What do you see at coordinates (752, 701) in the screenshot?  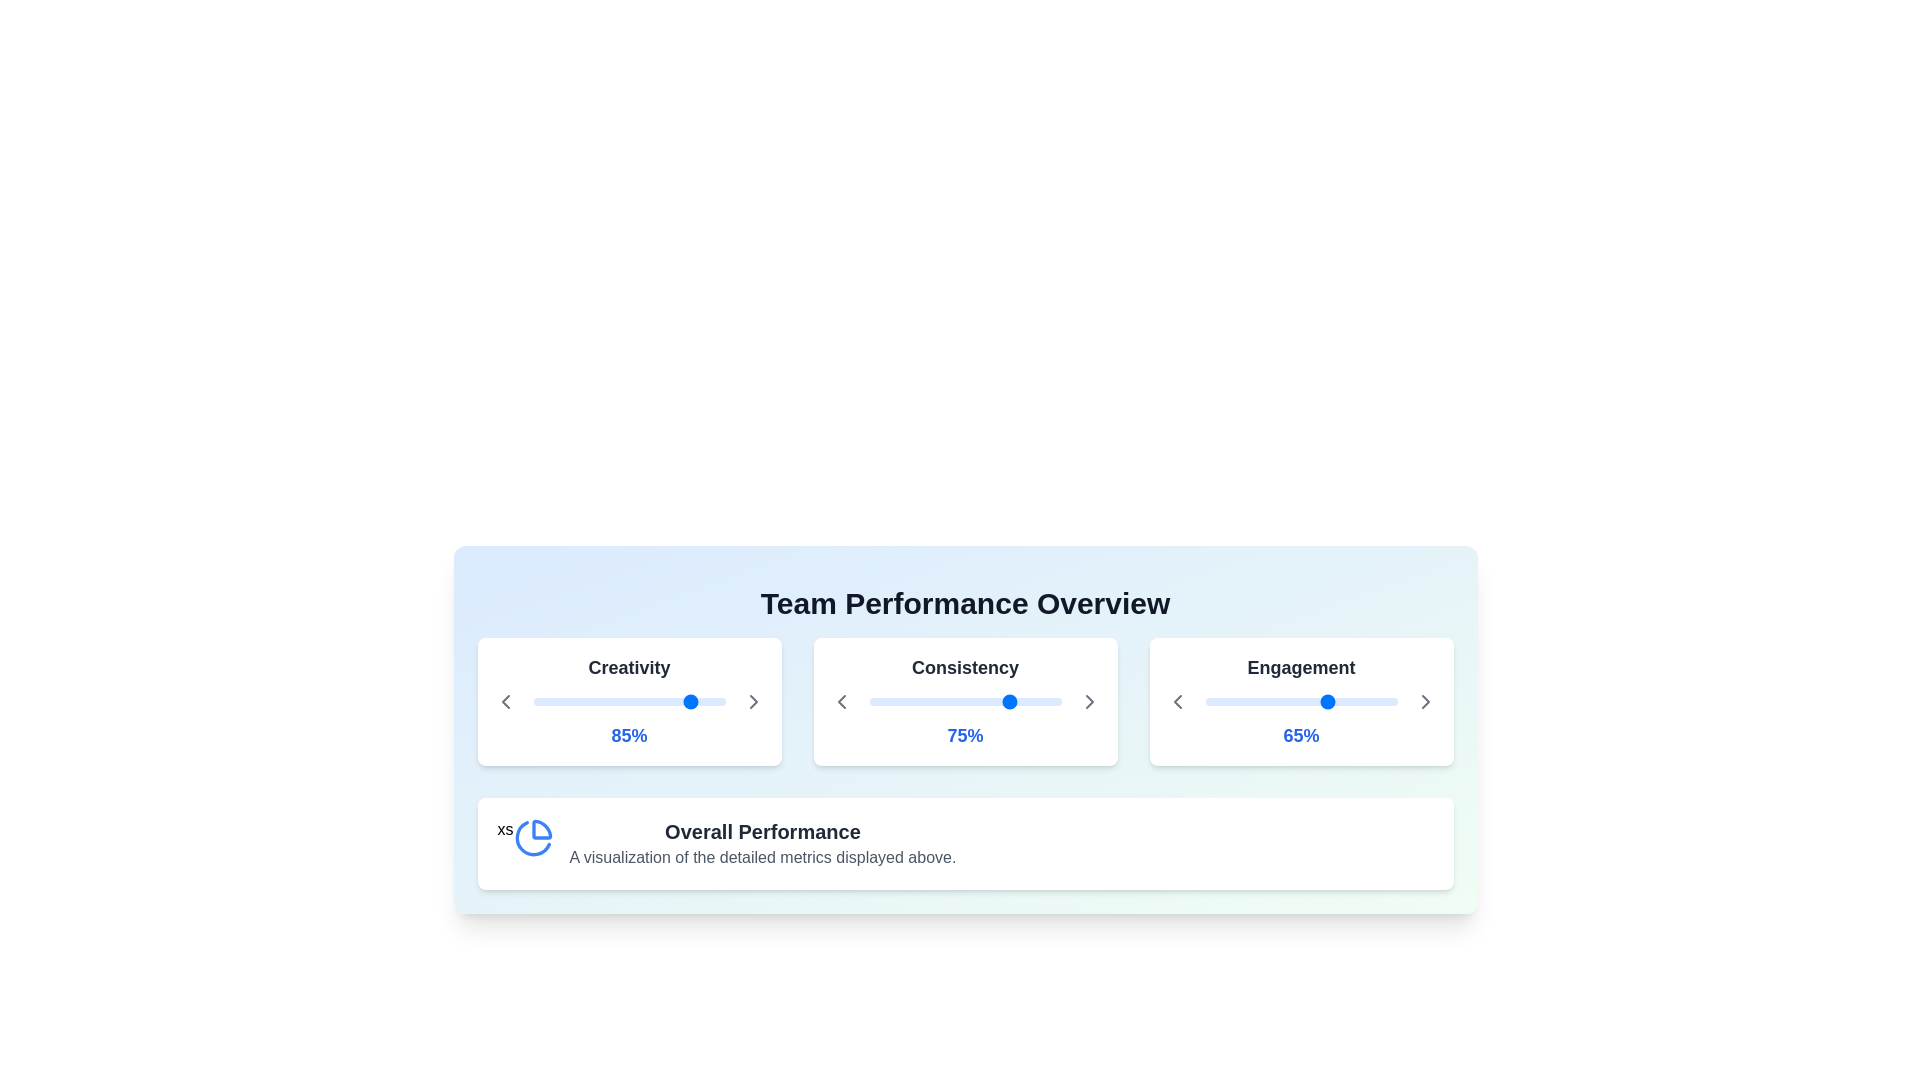 I see `the rightward navigation icon located in the top-right corner of the 'Creativity' card` at bounding box center [752, 701].